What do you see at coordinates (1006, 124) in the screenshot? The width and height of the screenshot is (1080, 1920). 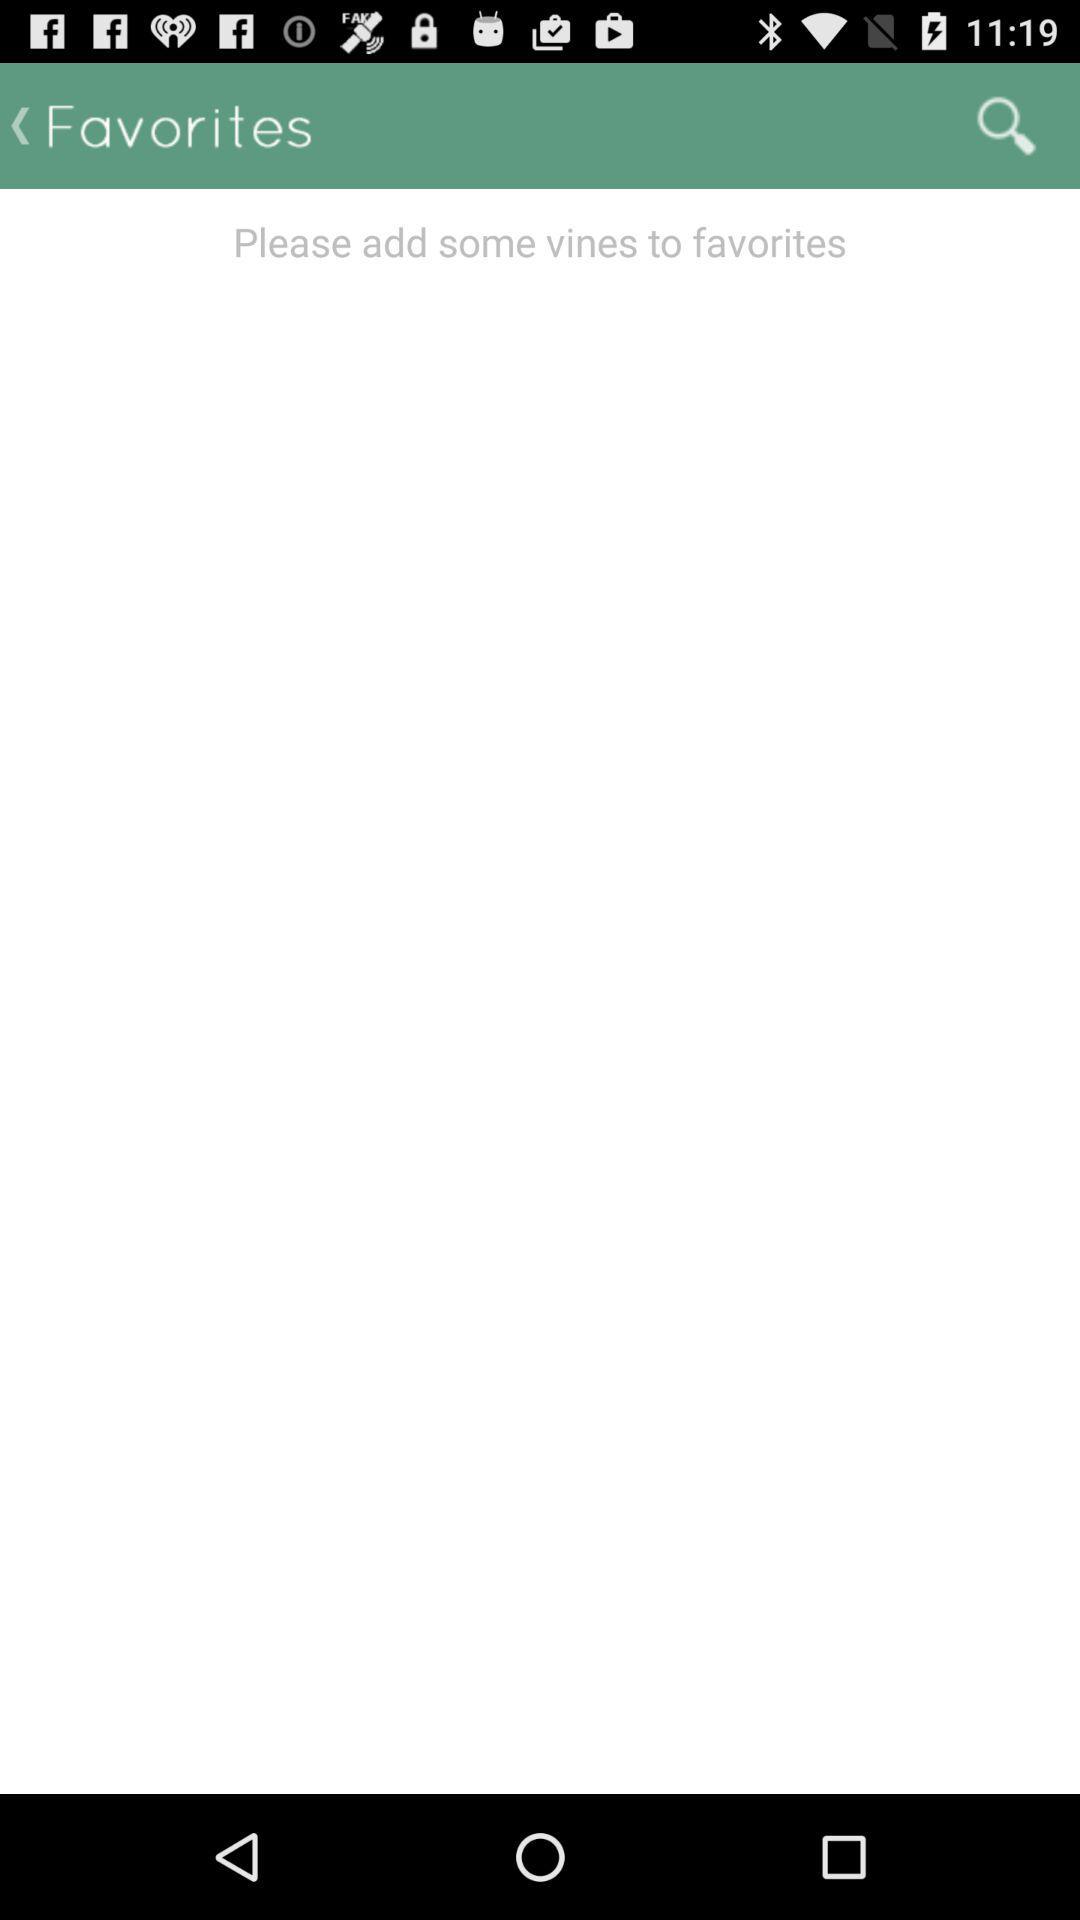 I see `icon at the top right corner` at bounding box center [1006, 124].